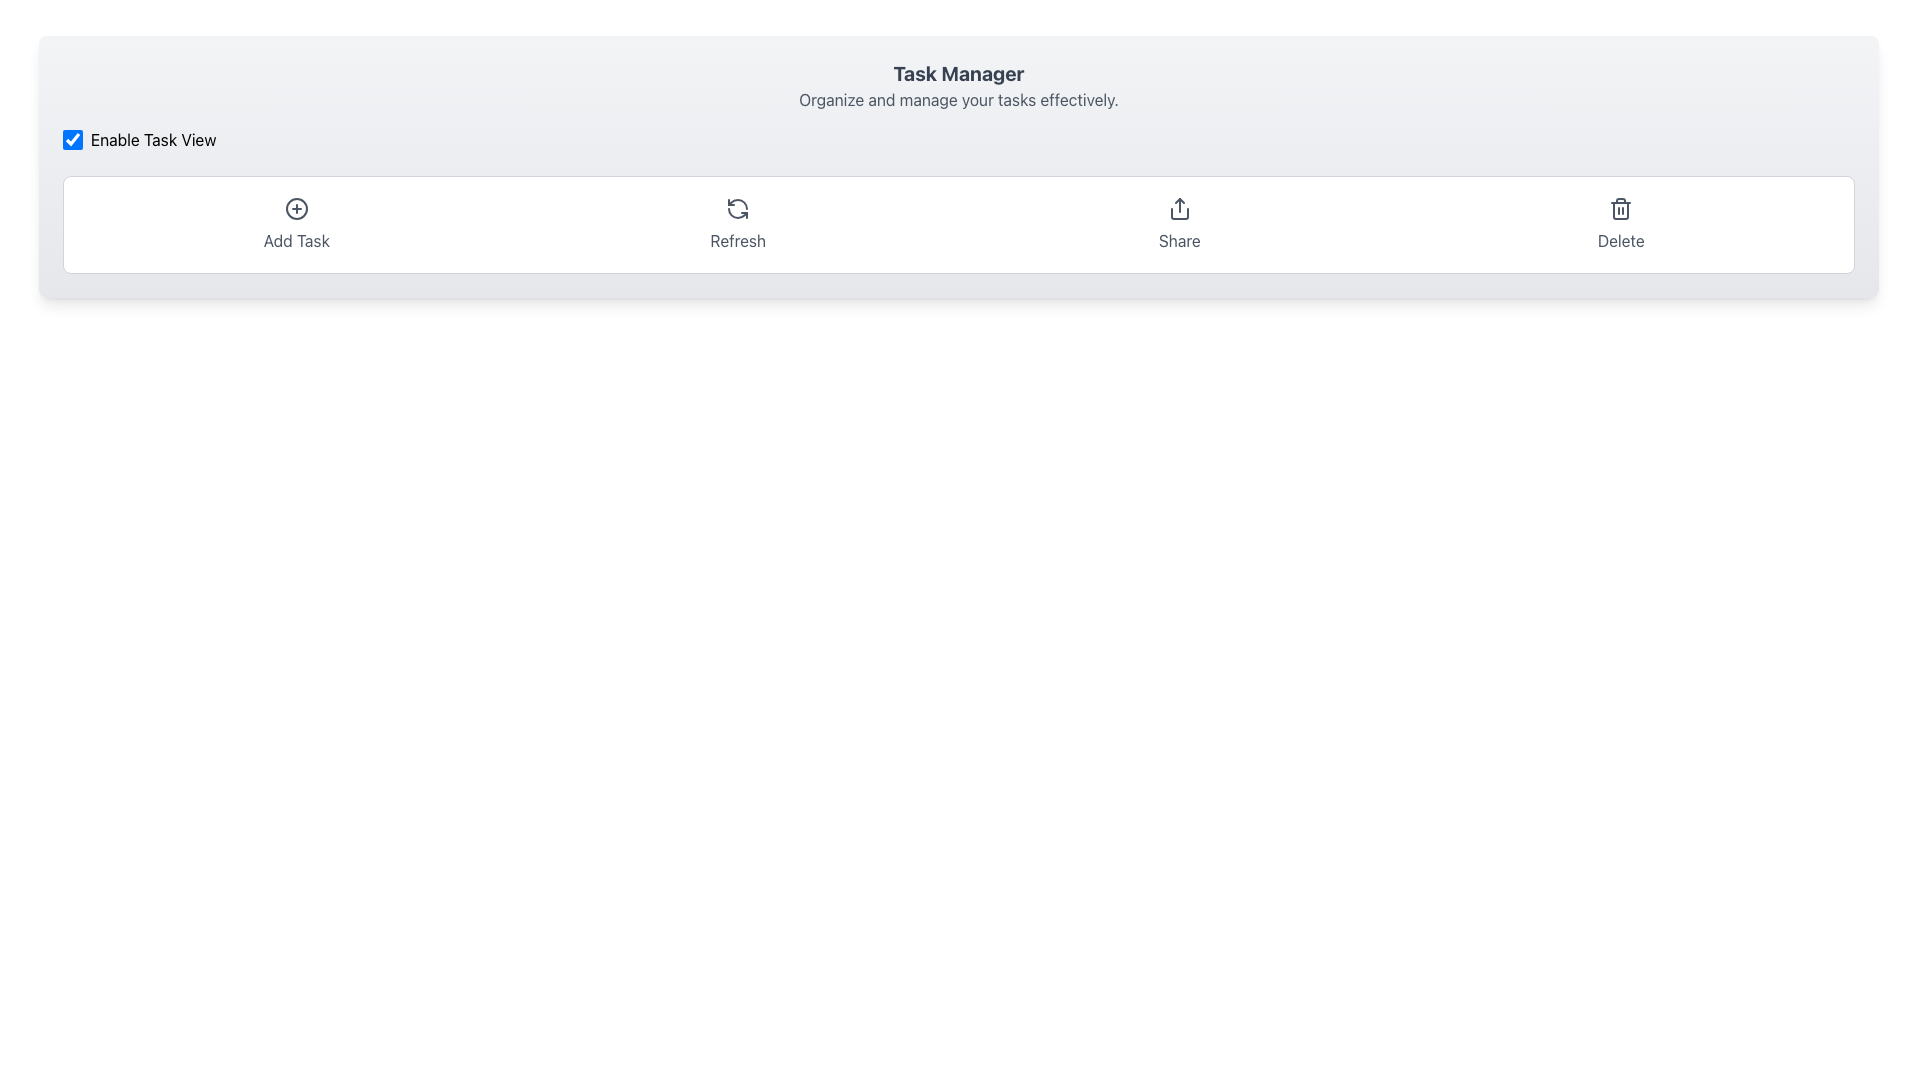  What do you see at coordinates (1179, 239) in the screenshot?
I see `the 'Share' text label, which is styled in gray and positioned beneath an upward arrow icon in a horizontal line of interactive elements` at bounding box center [1179, 239].